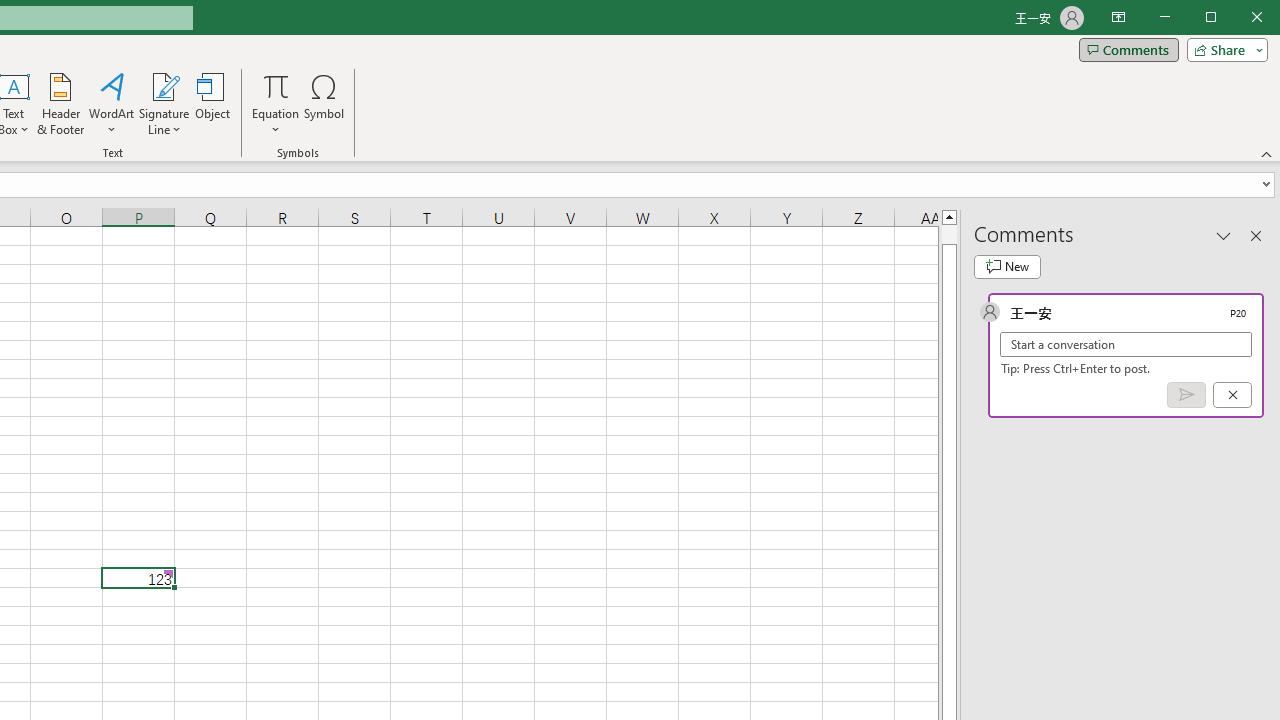  What do you see at coordinates (1126, 343) in the screenshot?
I see `'Start a conversation'` at bounding box center [1126, 343].